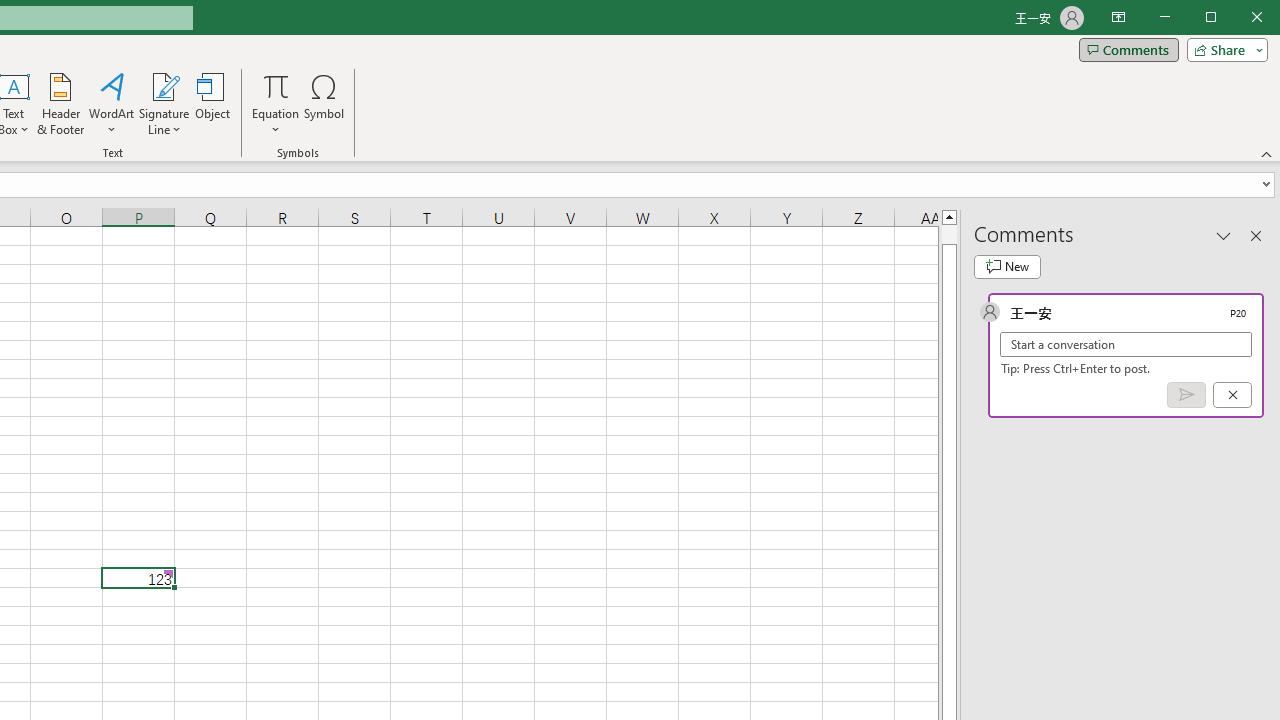  What do you see at coordinates (1126, 343) in the screenshot?
I see `'Start a conversation'` at bounding box center [1126, 343].